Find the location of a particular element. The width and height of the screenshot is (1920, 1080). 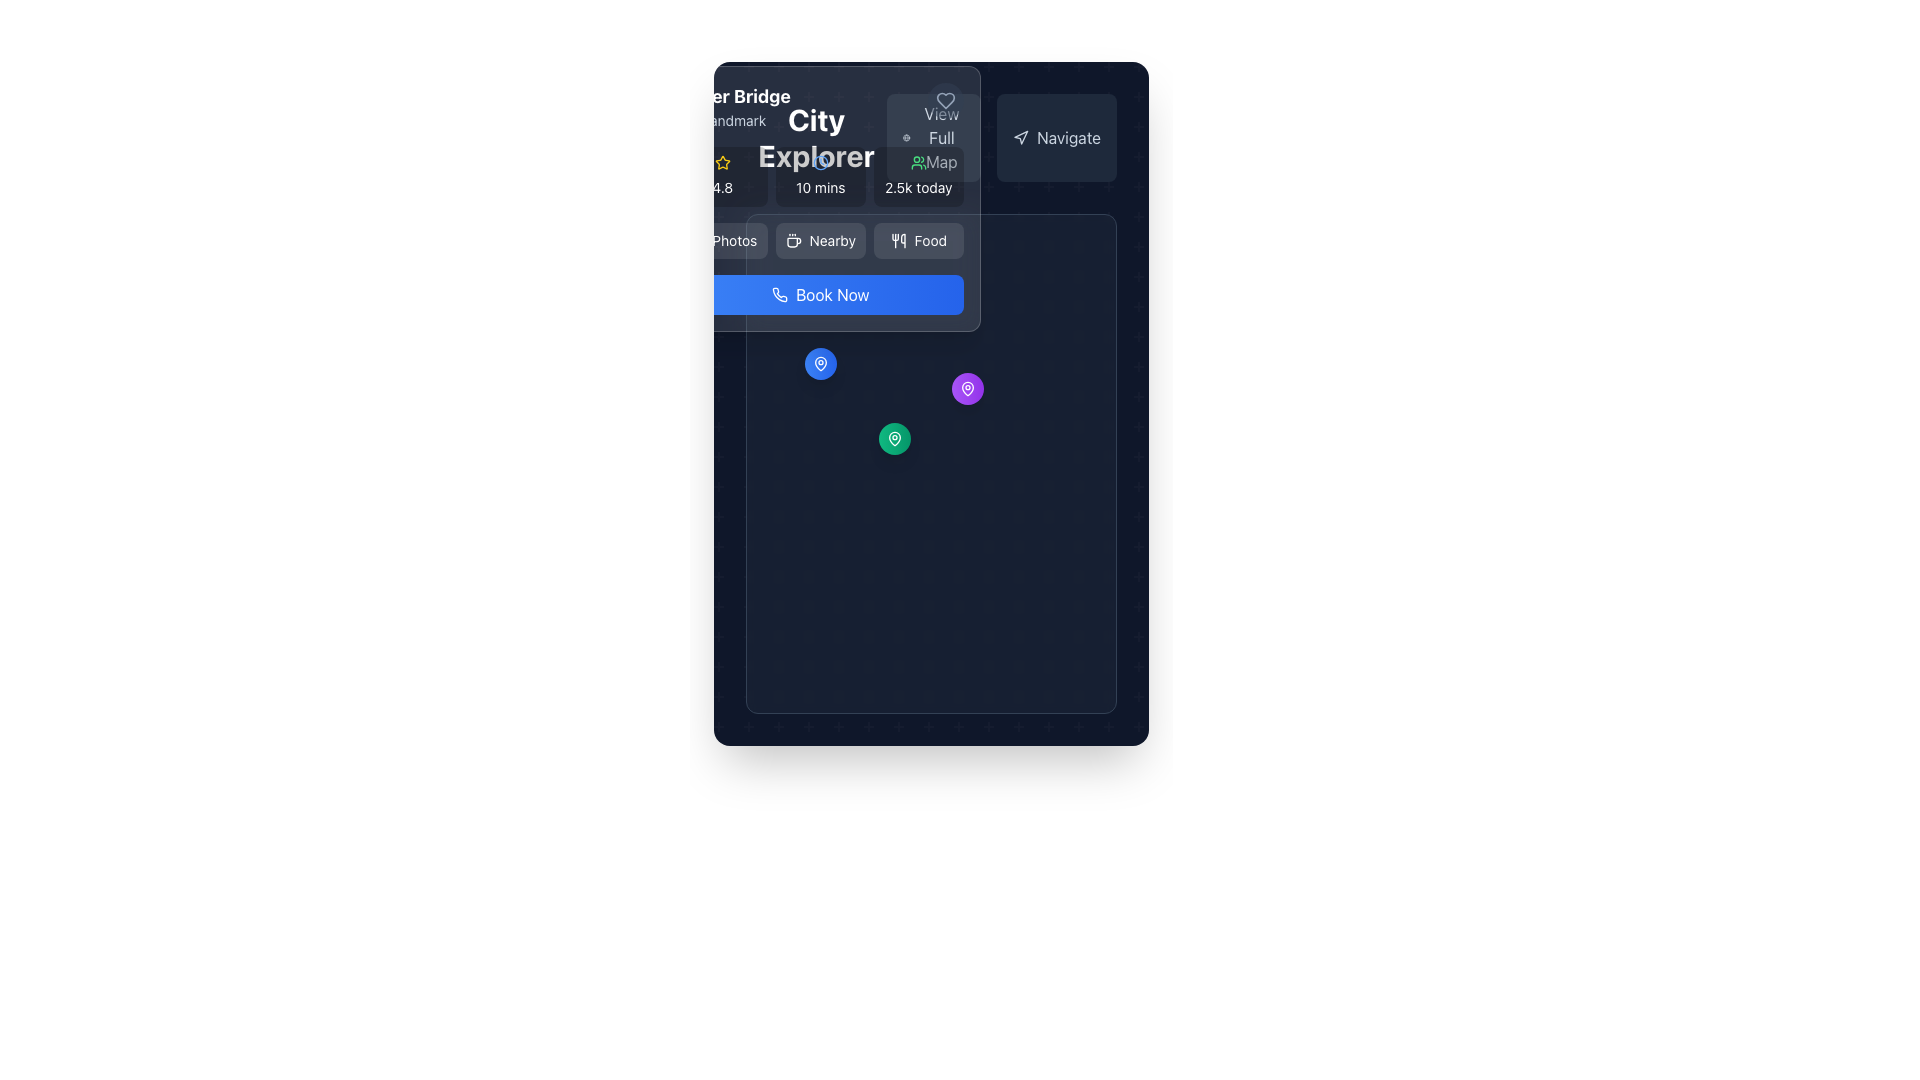

the text label within the booking button located in the lower-left quadrant of the dialog box is located at coordinates (832, 295).